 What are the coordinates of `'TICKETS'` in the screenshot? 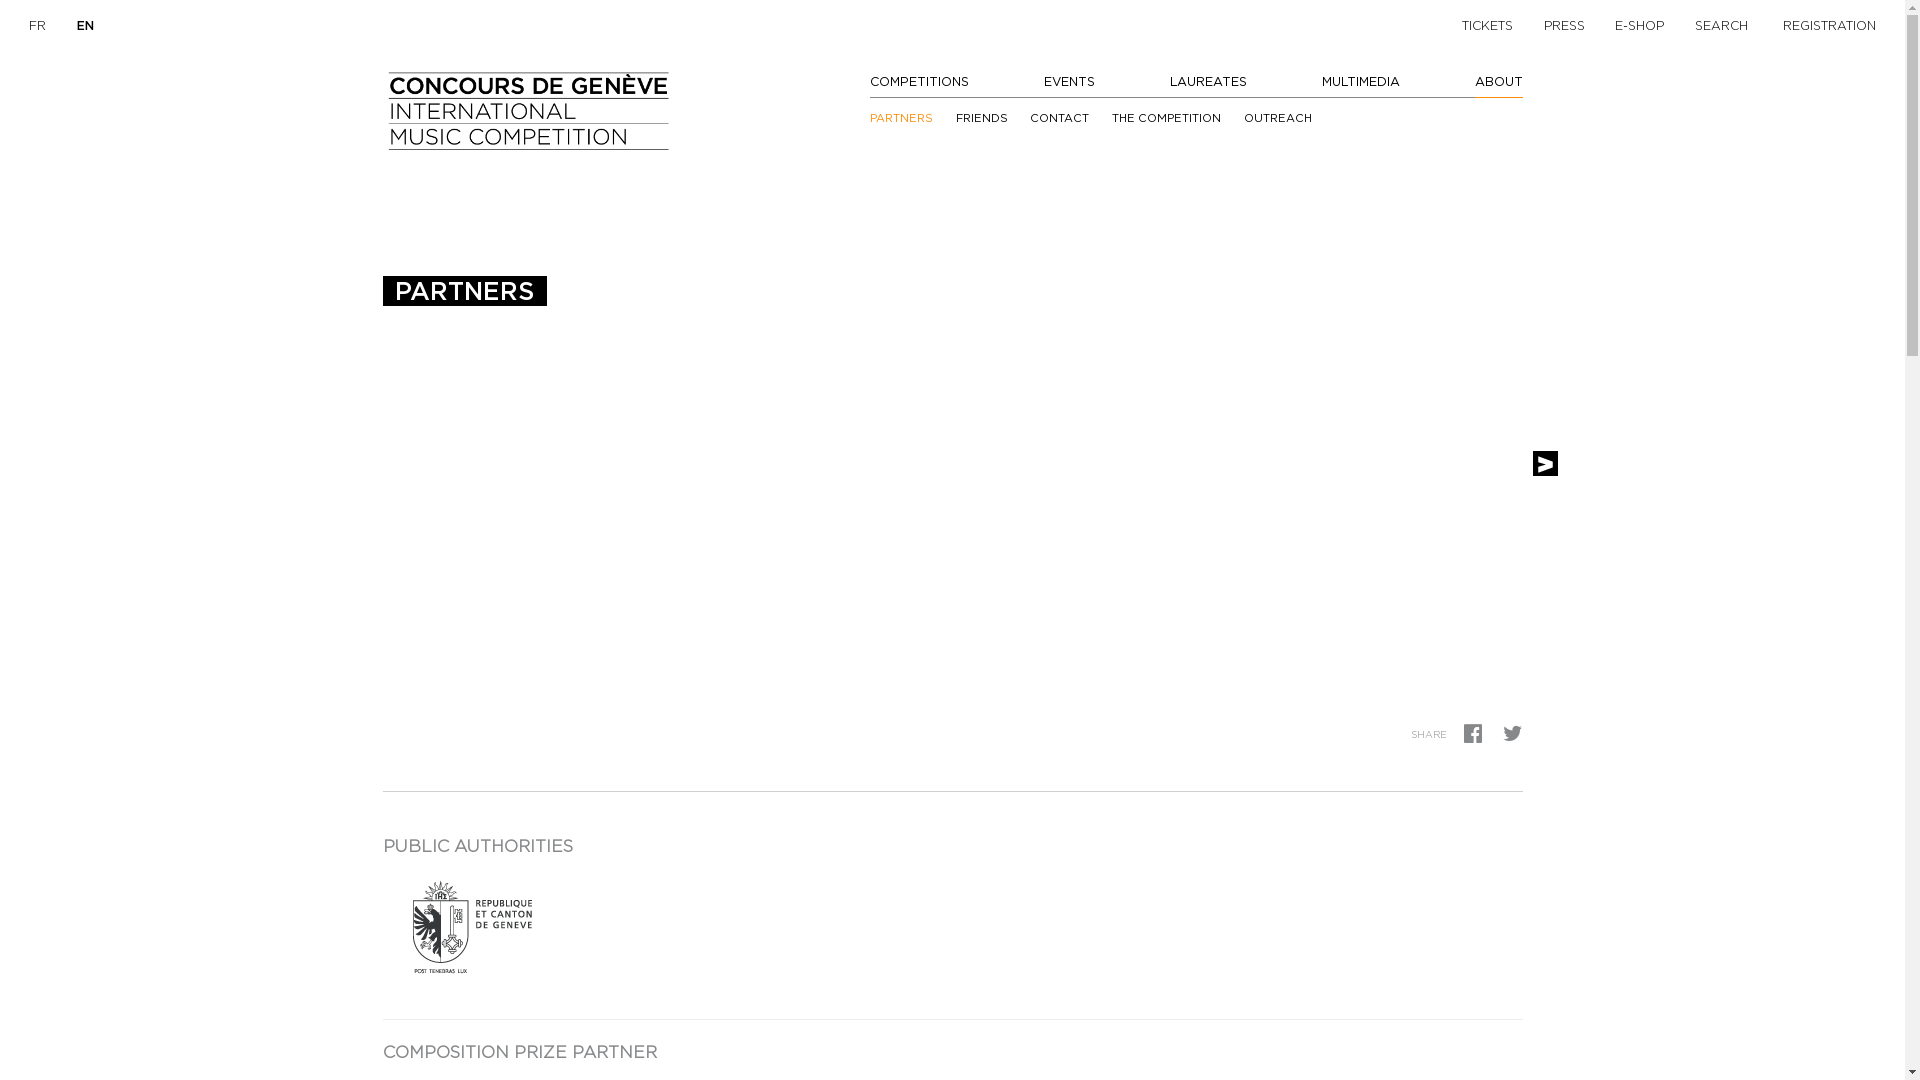 It's located at (1487, 25).